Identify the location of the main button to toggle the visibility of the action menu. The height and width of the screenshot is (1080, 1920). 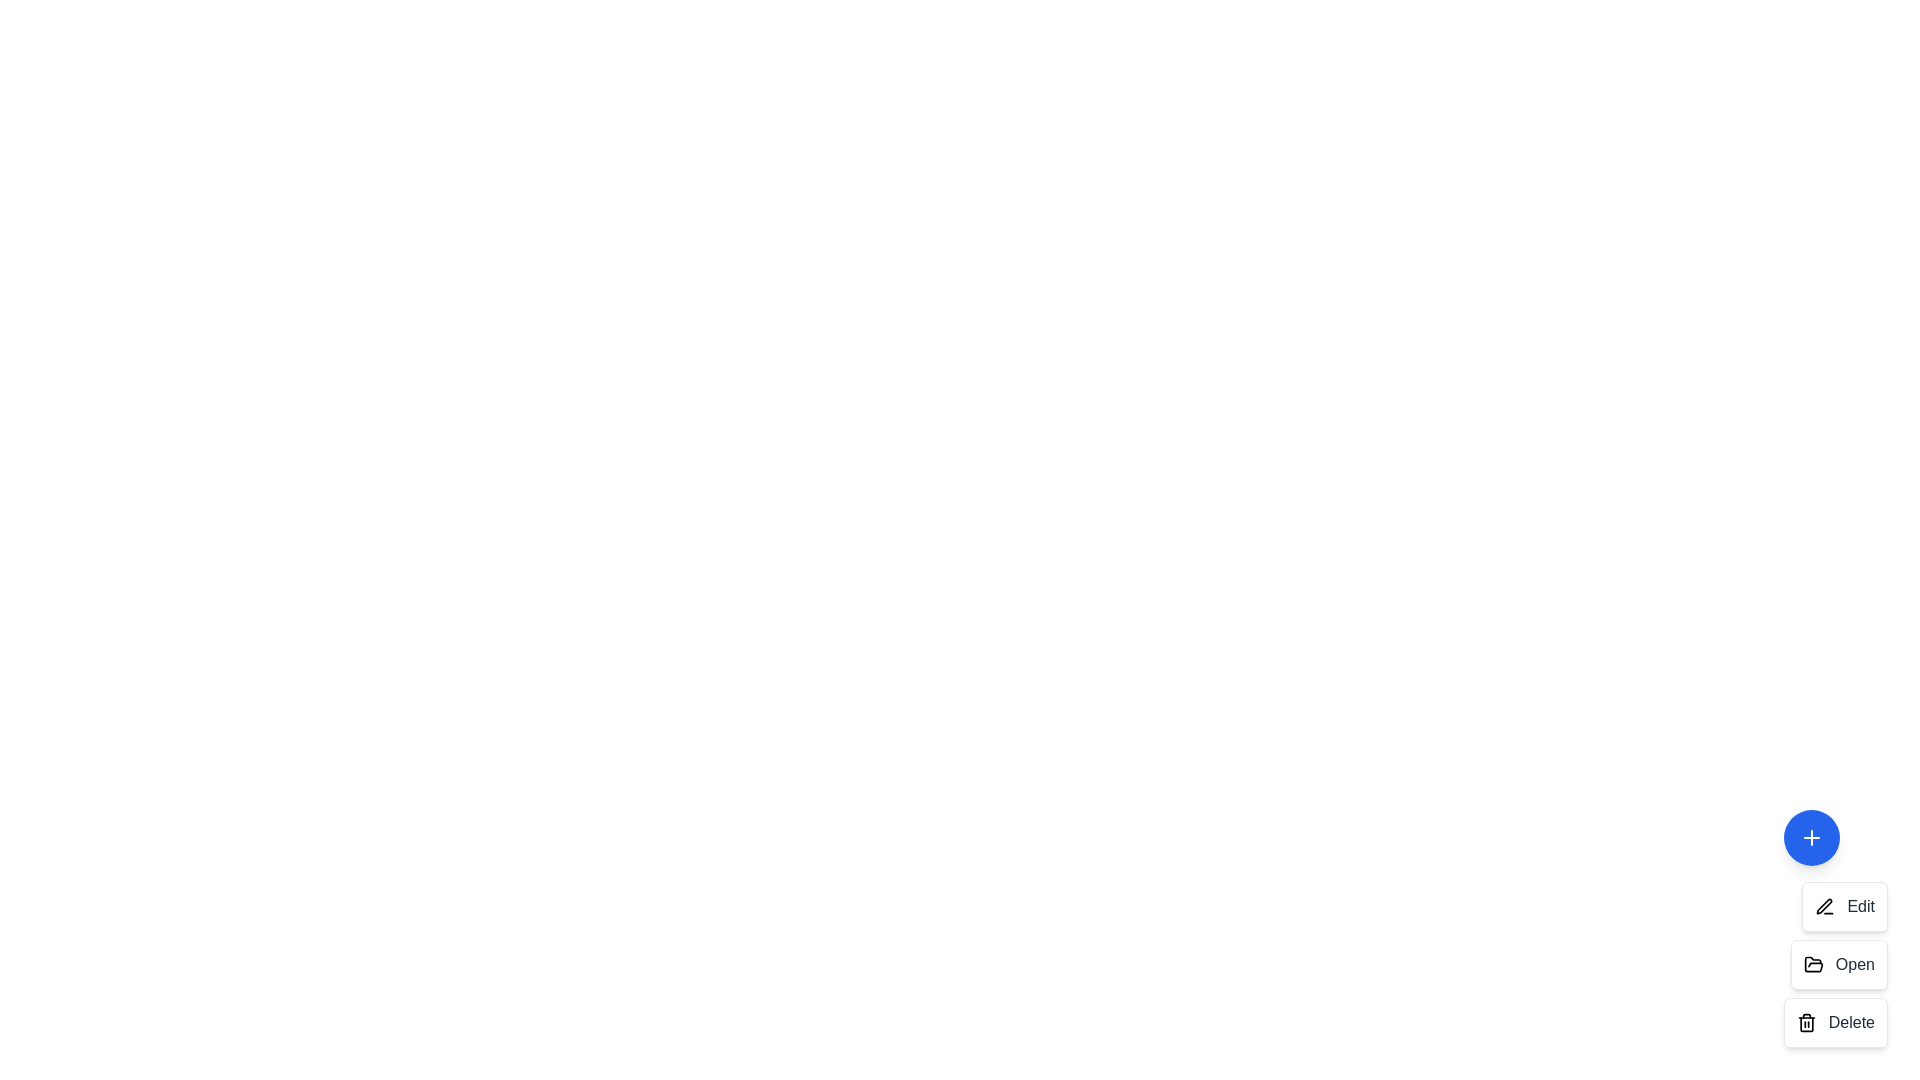
(1811, 837).